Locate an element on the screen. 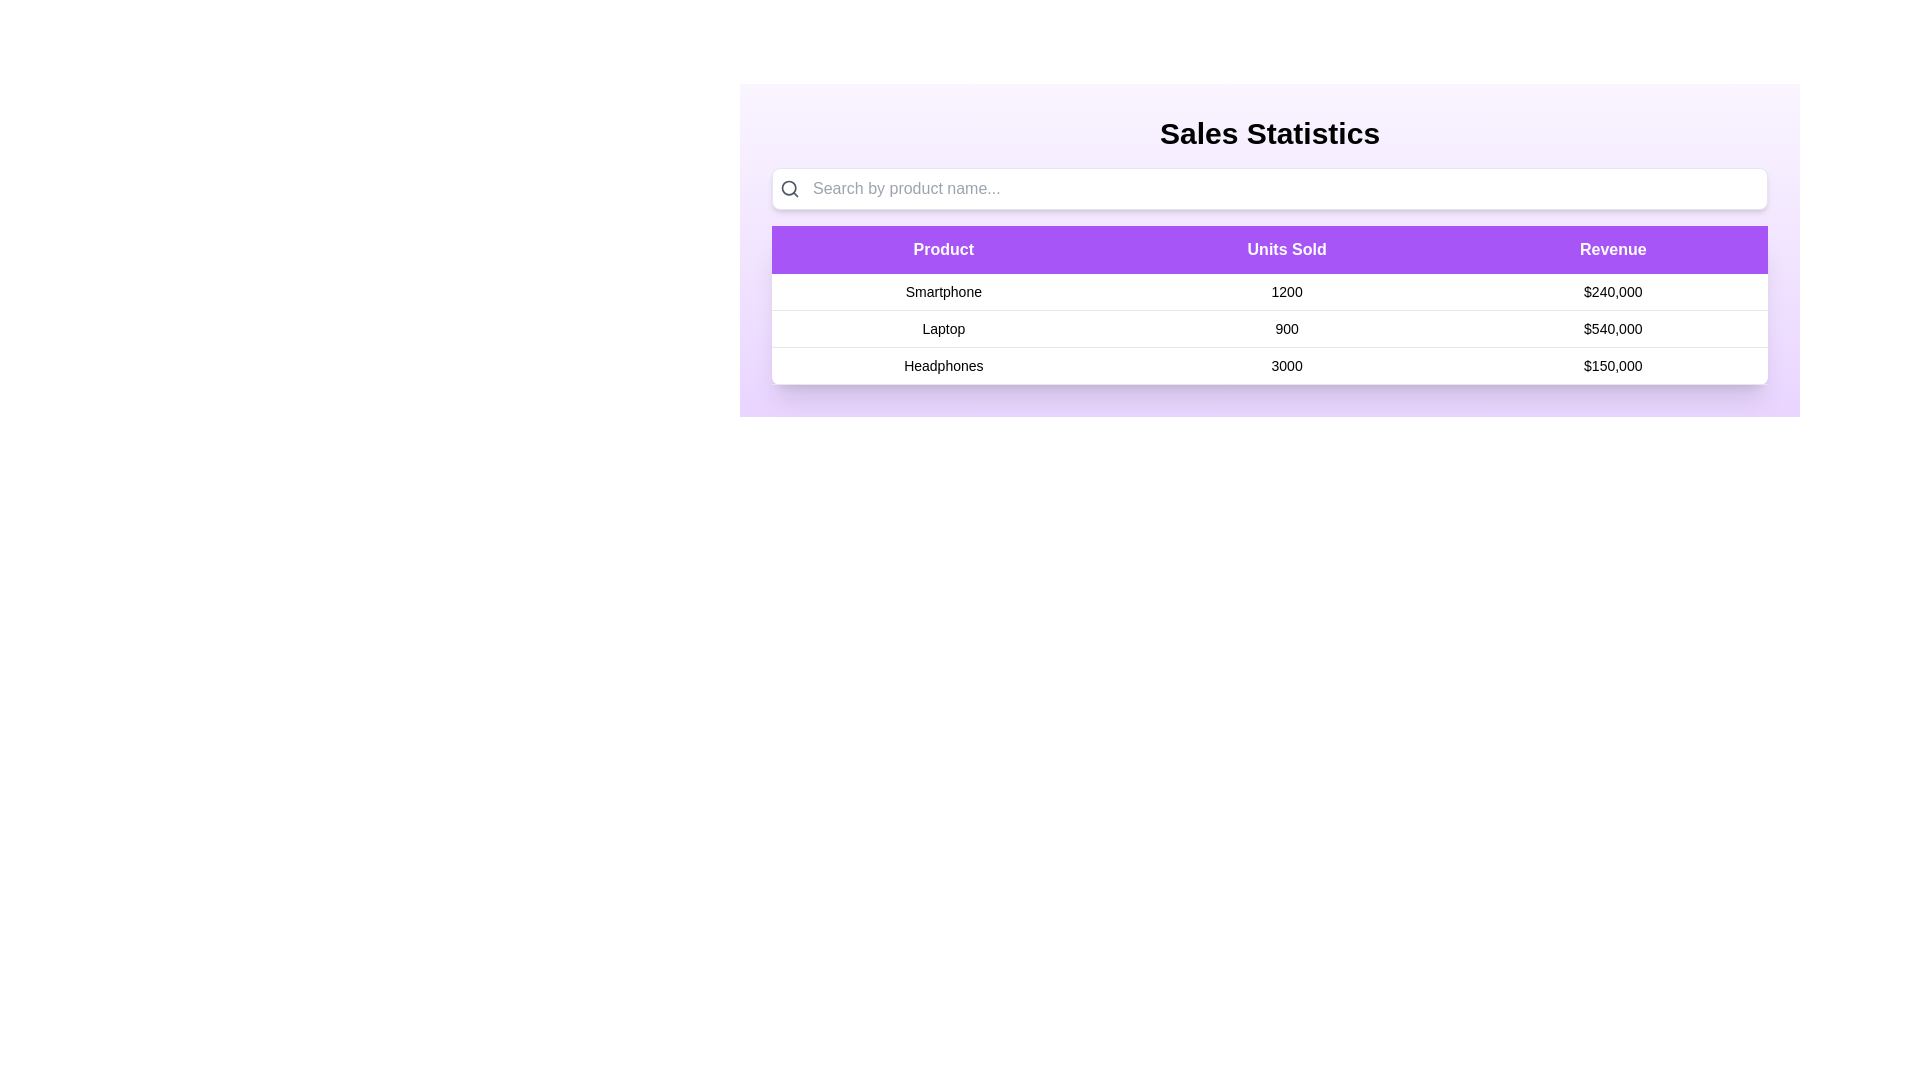  the table row corresponding to Headphones is located at coordinates (942, 366).